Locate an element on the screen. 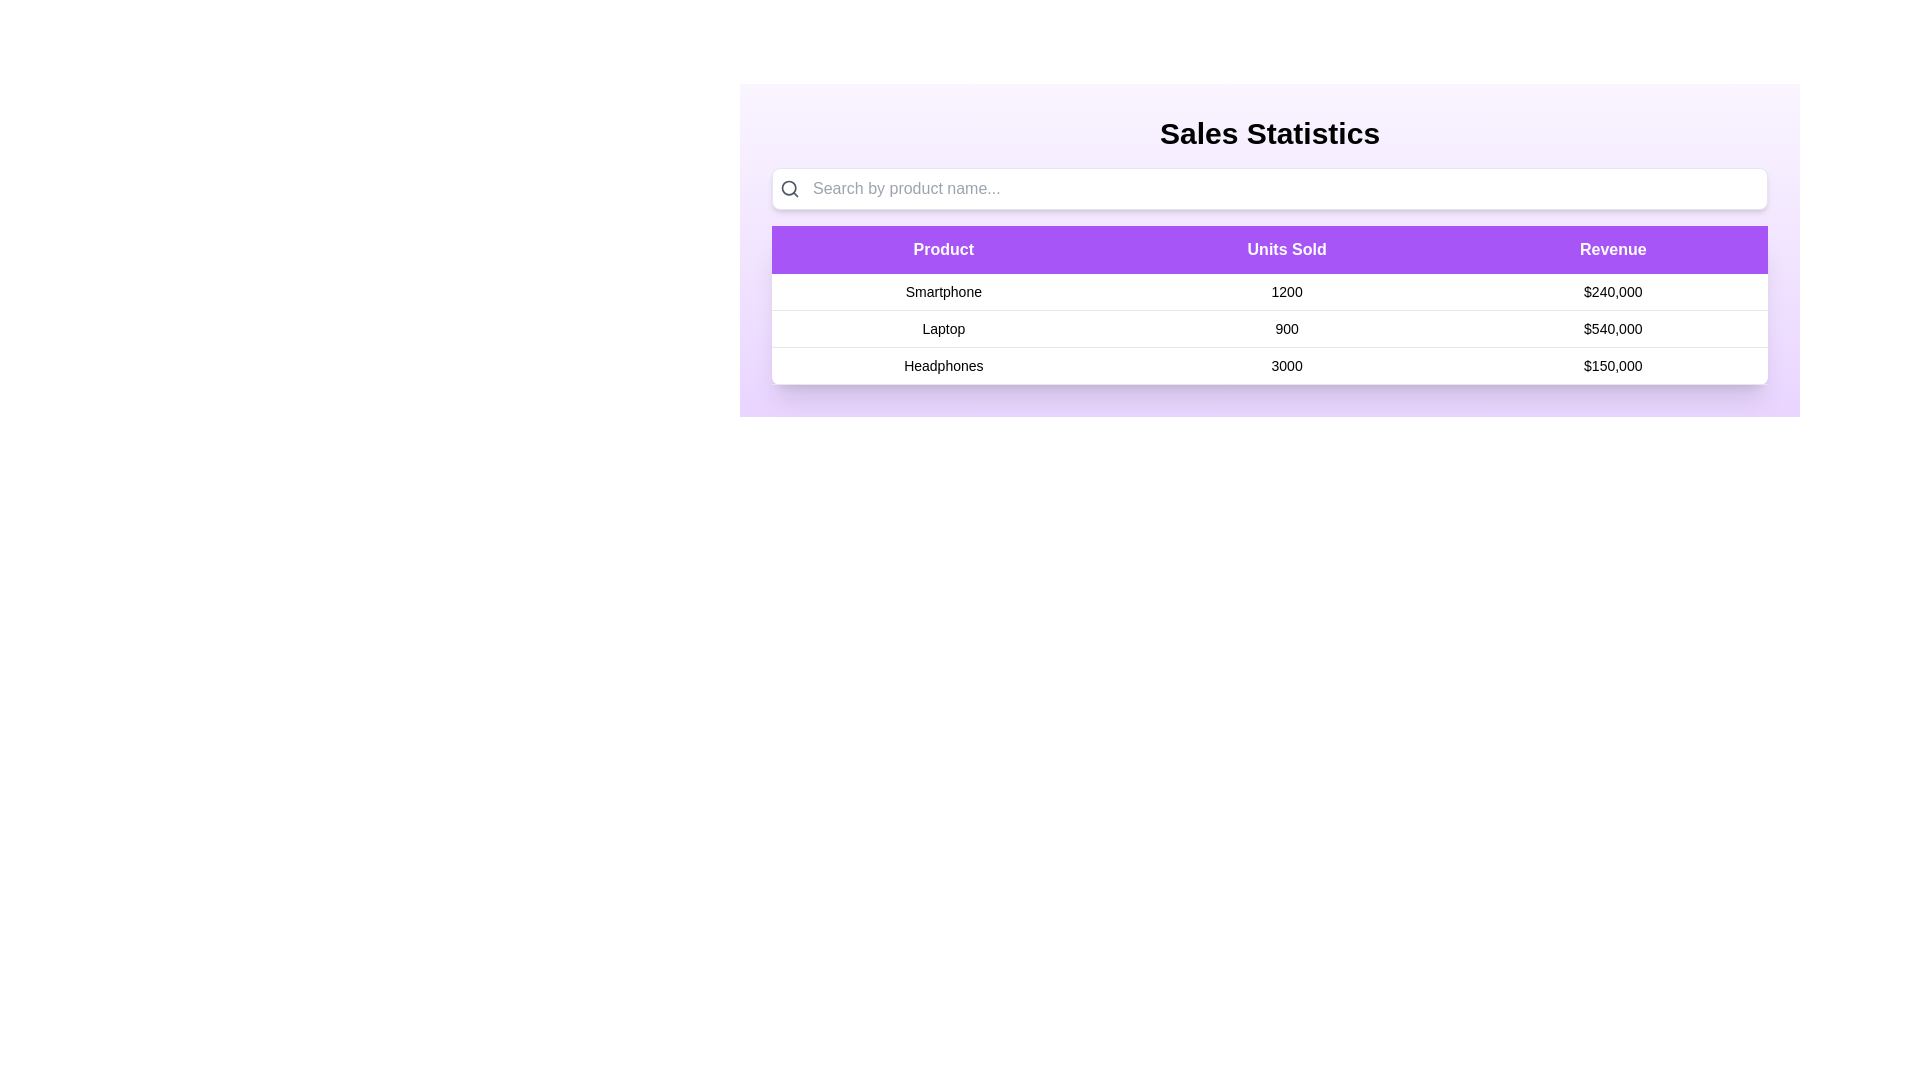  the table row corresponding to Headphones is located at coordinates (942, 366).